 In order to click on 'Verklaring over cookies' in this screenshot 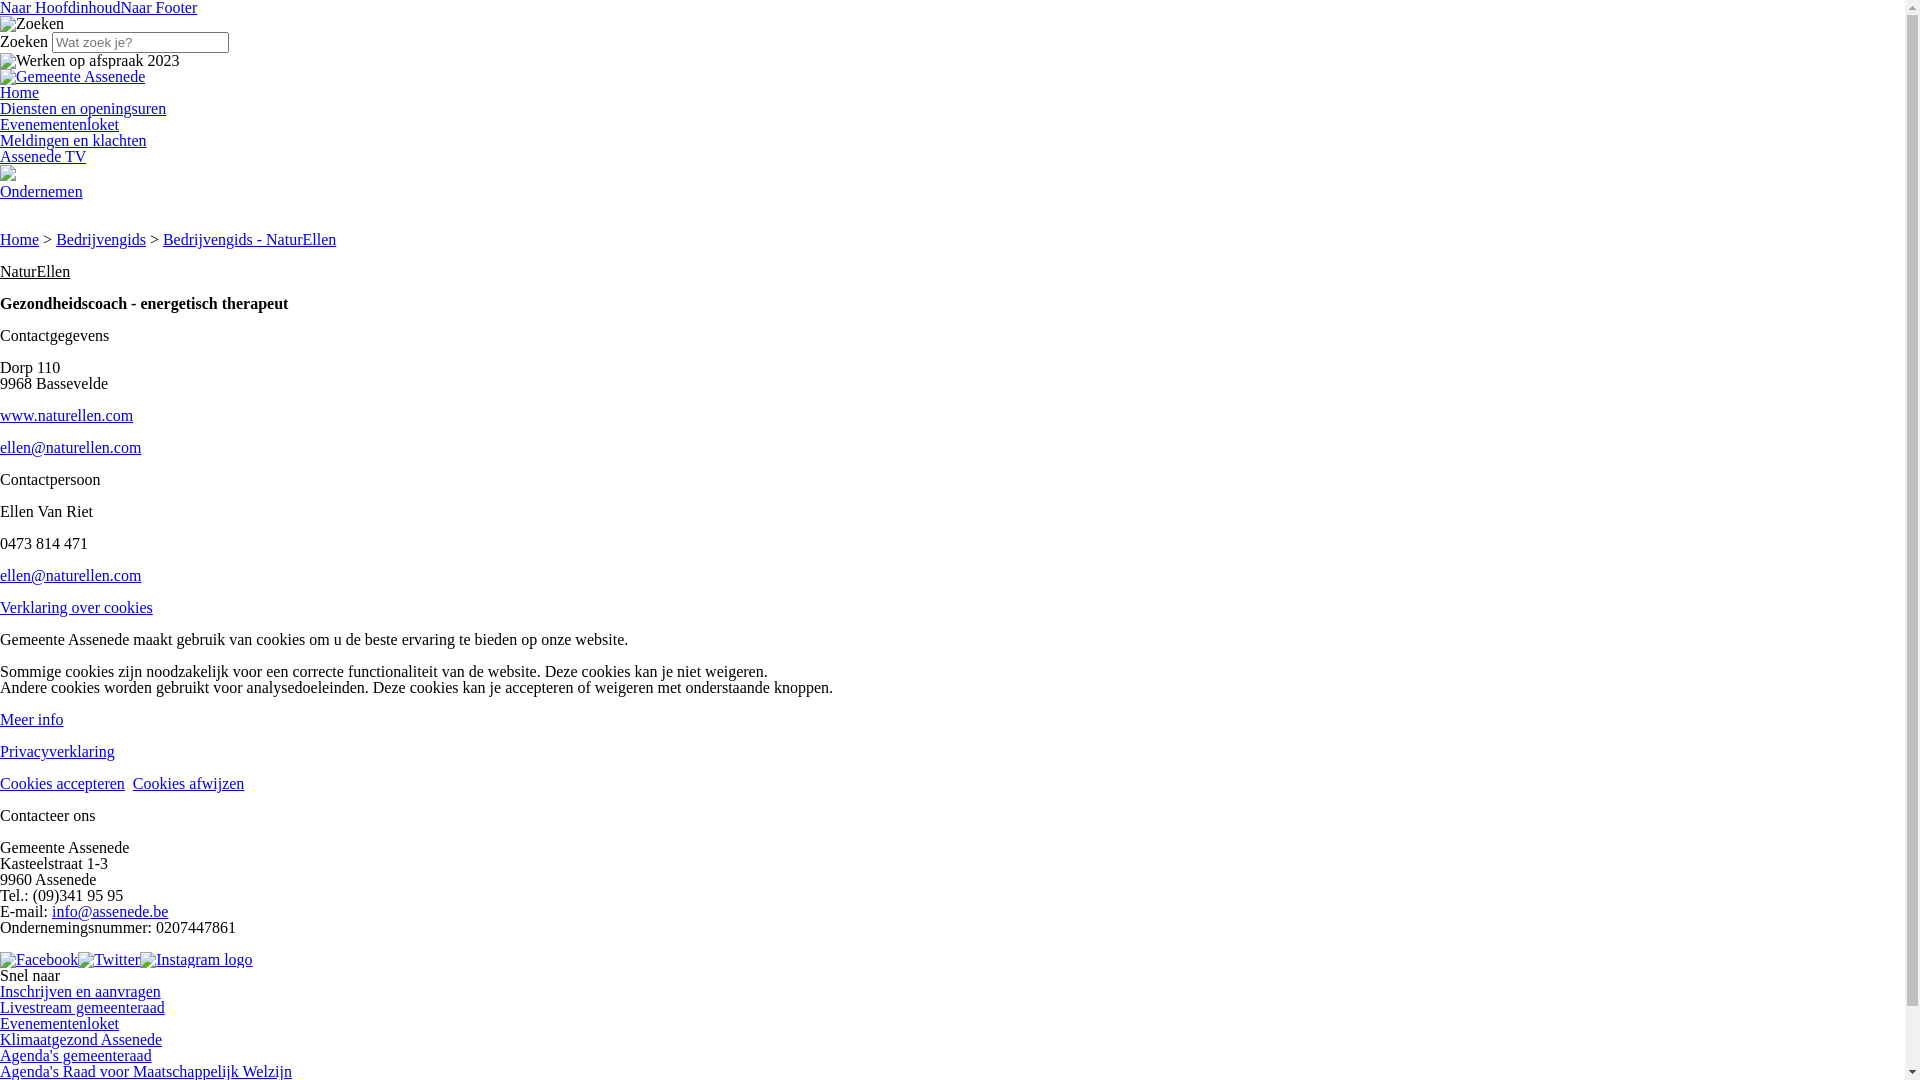, I will do `click(76, 606)`.